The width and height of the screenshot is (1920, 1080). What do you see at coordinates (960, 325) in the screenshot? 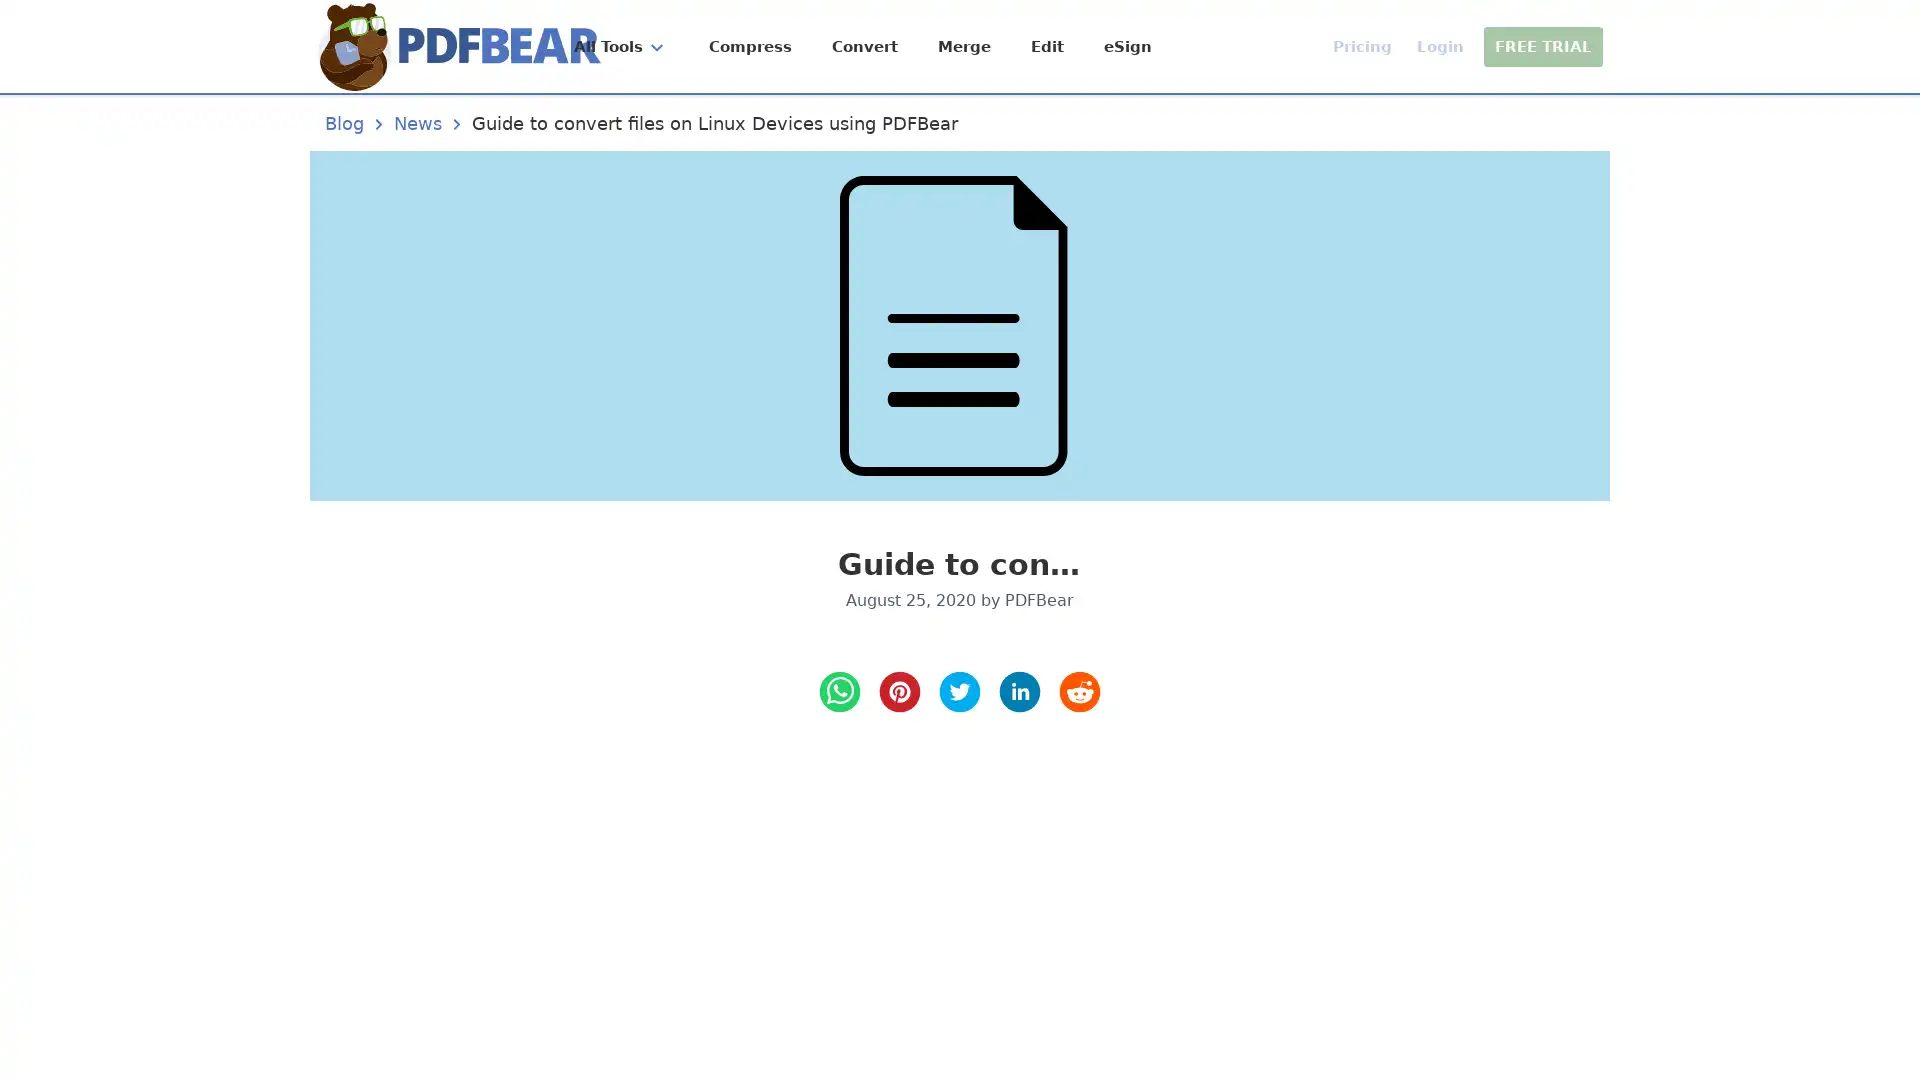
I see `Guide to convert files on Linux Devices using PDFBear` at bounding box center [960, 325].